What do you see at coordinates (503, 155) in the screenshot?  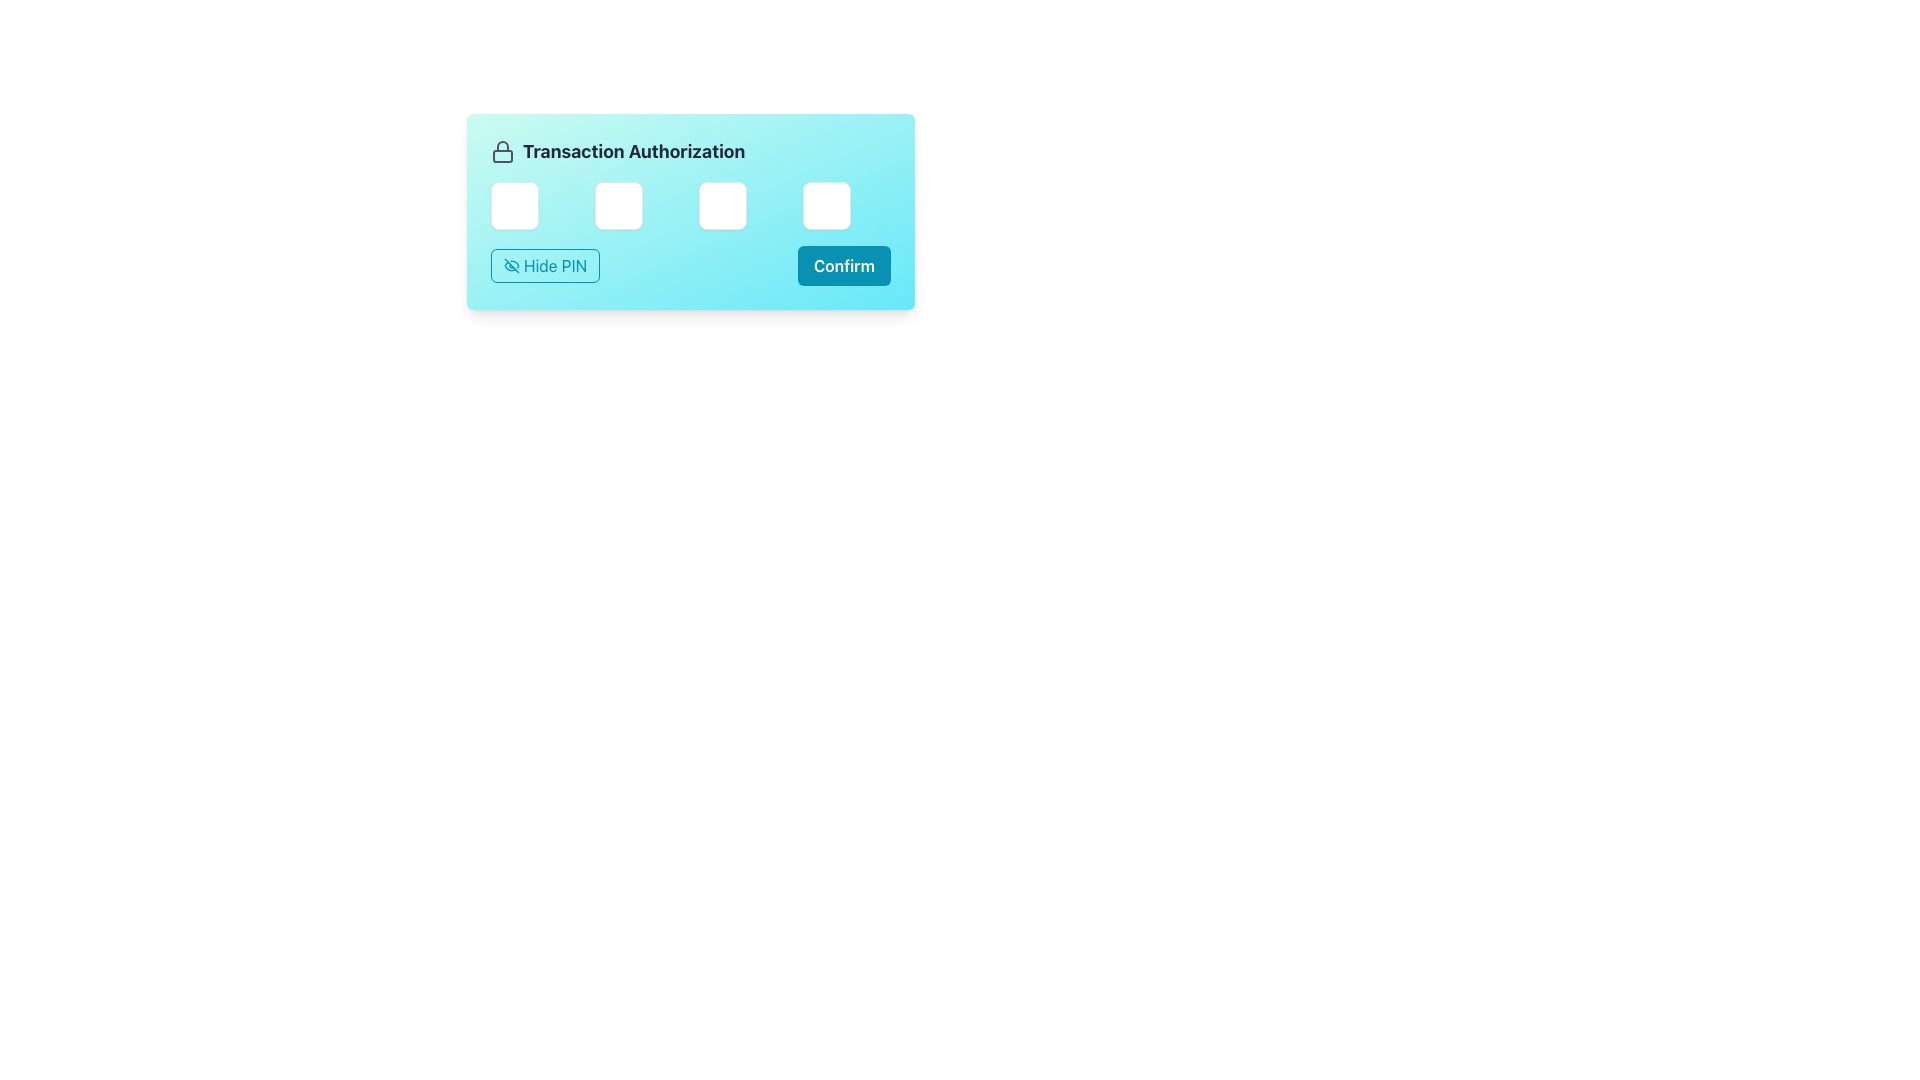 I see `the Decorative SVG shape of the lock icon, which symbolizes security or restricted access, located near the 'Transaction Authorization' text` at bounding box center [503, 155].